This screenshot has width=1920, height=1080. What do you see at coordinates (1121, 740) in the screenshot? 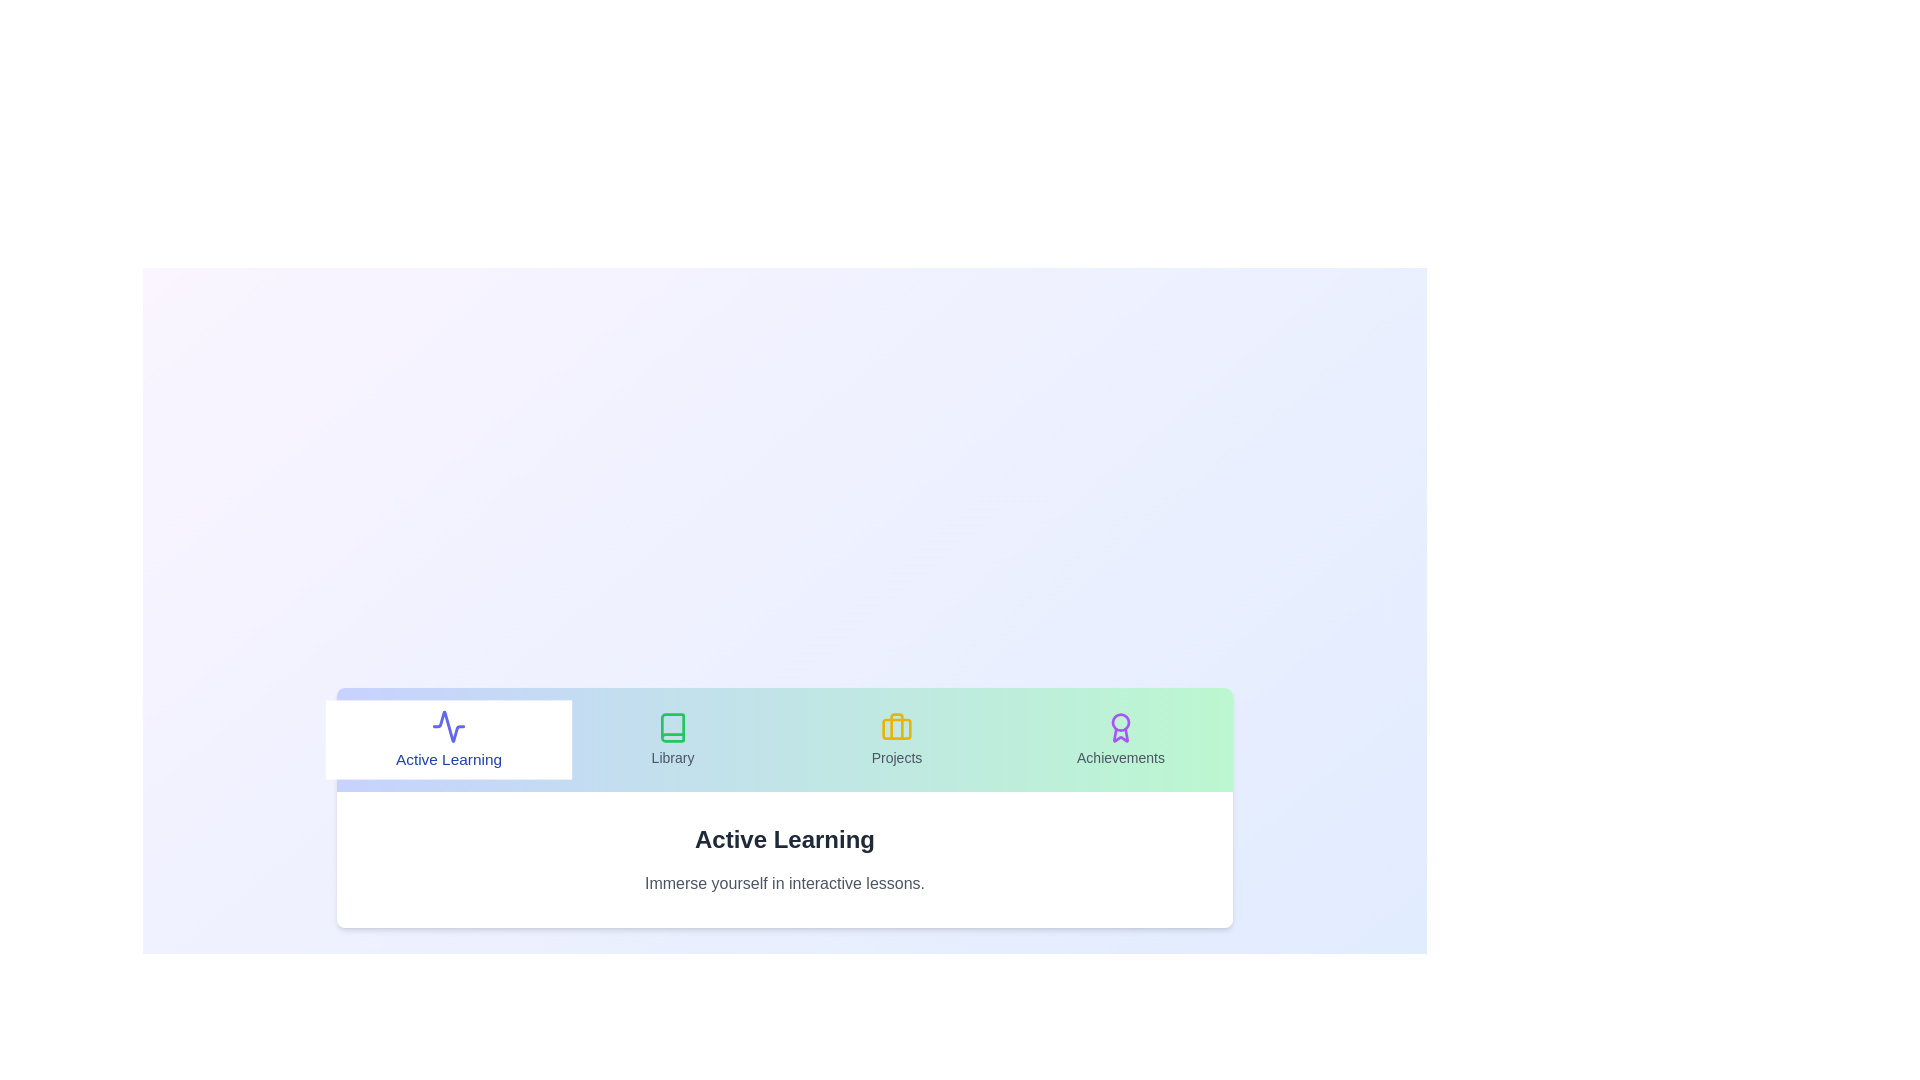
I see `the tab labeled Achievements` at bounding box center [1121, 740].